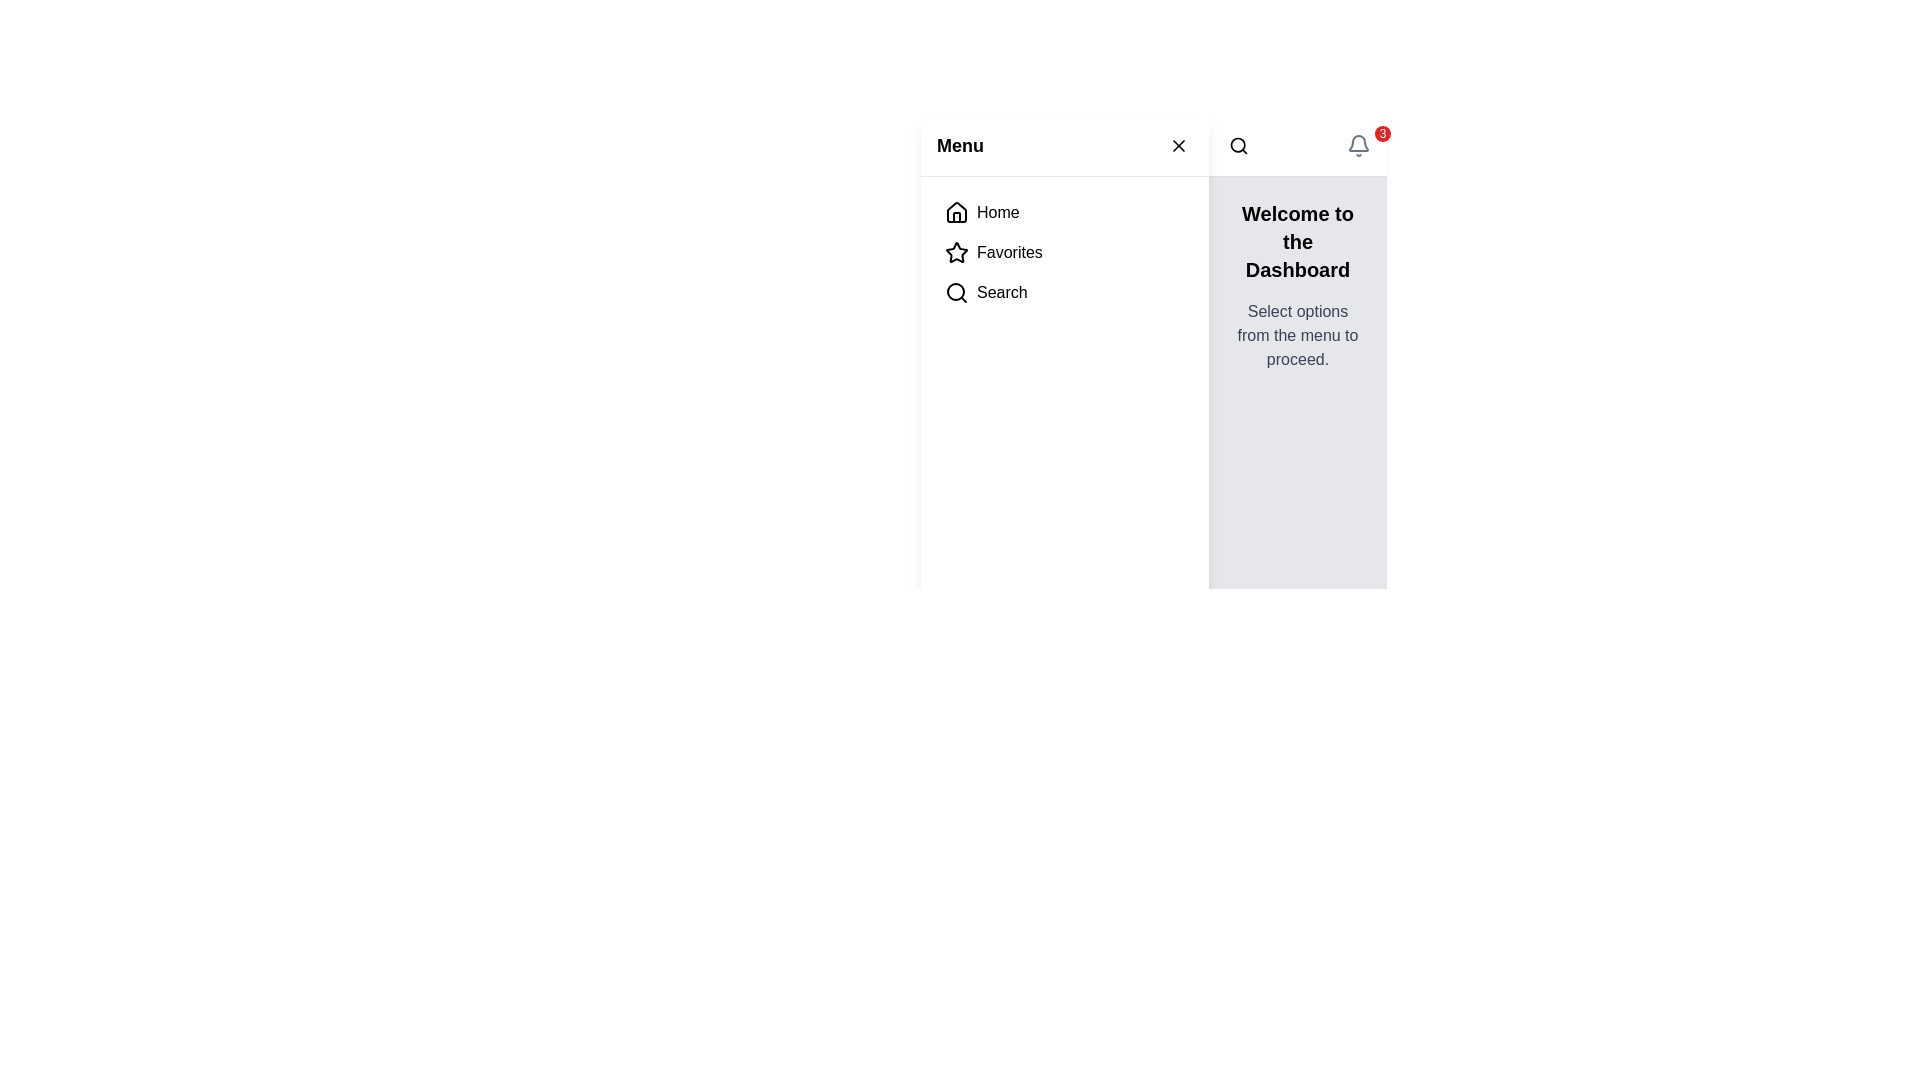 Image resolution: width=1920 pixels, height=1080 pixels. What do you see at coordinates (1358, 145) in the screenshot?
I see `the Notification Icon with Badge located in the top navigation bar` at bounding box center [1358, 145].